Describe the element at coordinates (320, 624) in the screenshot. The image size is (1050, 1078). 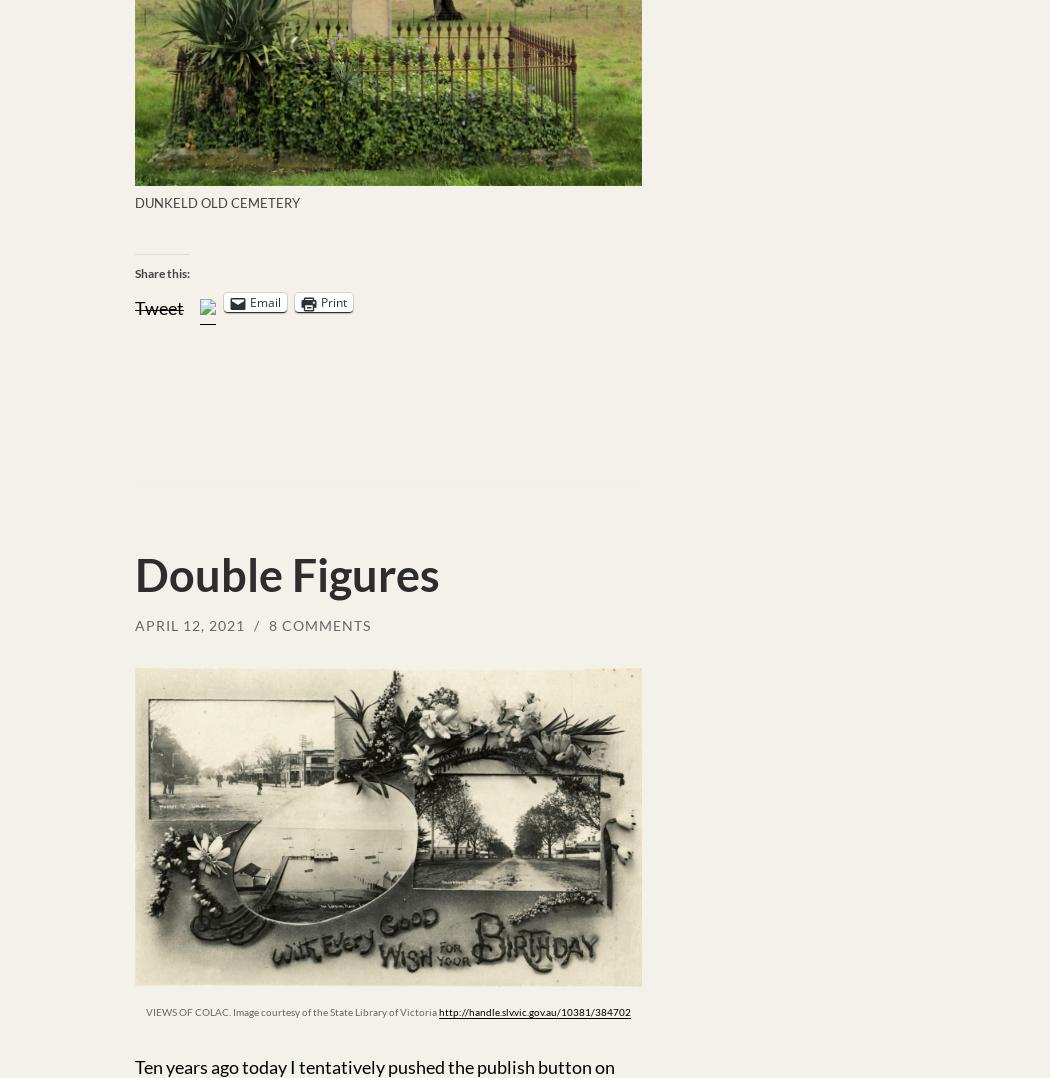
I see `'8 Comments'` at that location.